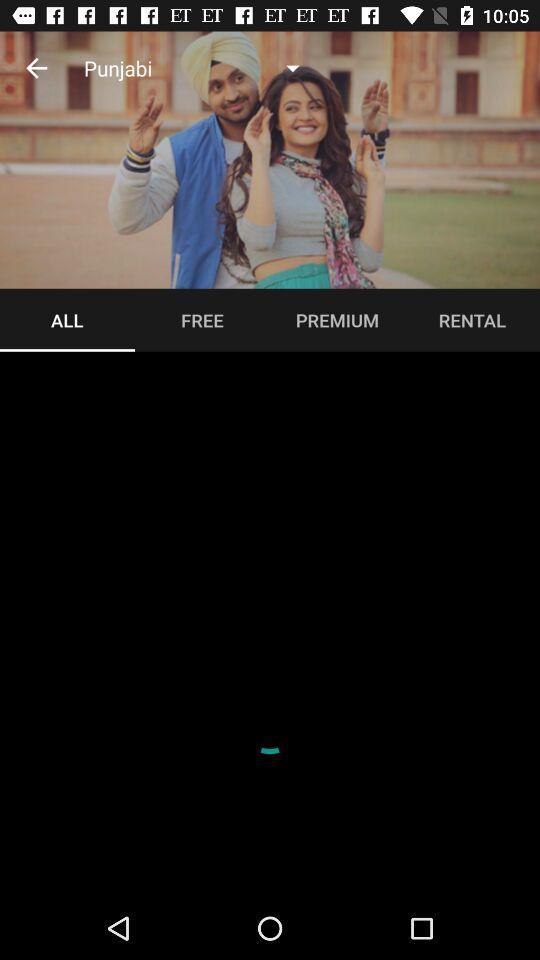 This screenshot has width=540, height=960. I want to click on the icon next to punjabi, so click(36, 68).